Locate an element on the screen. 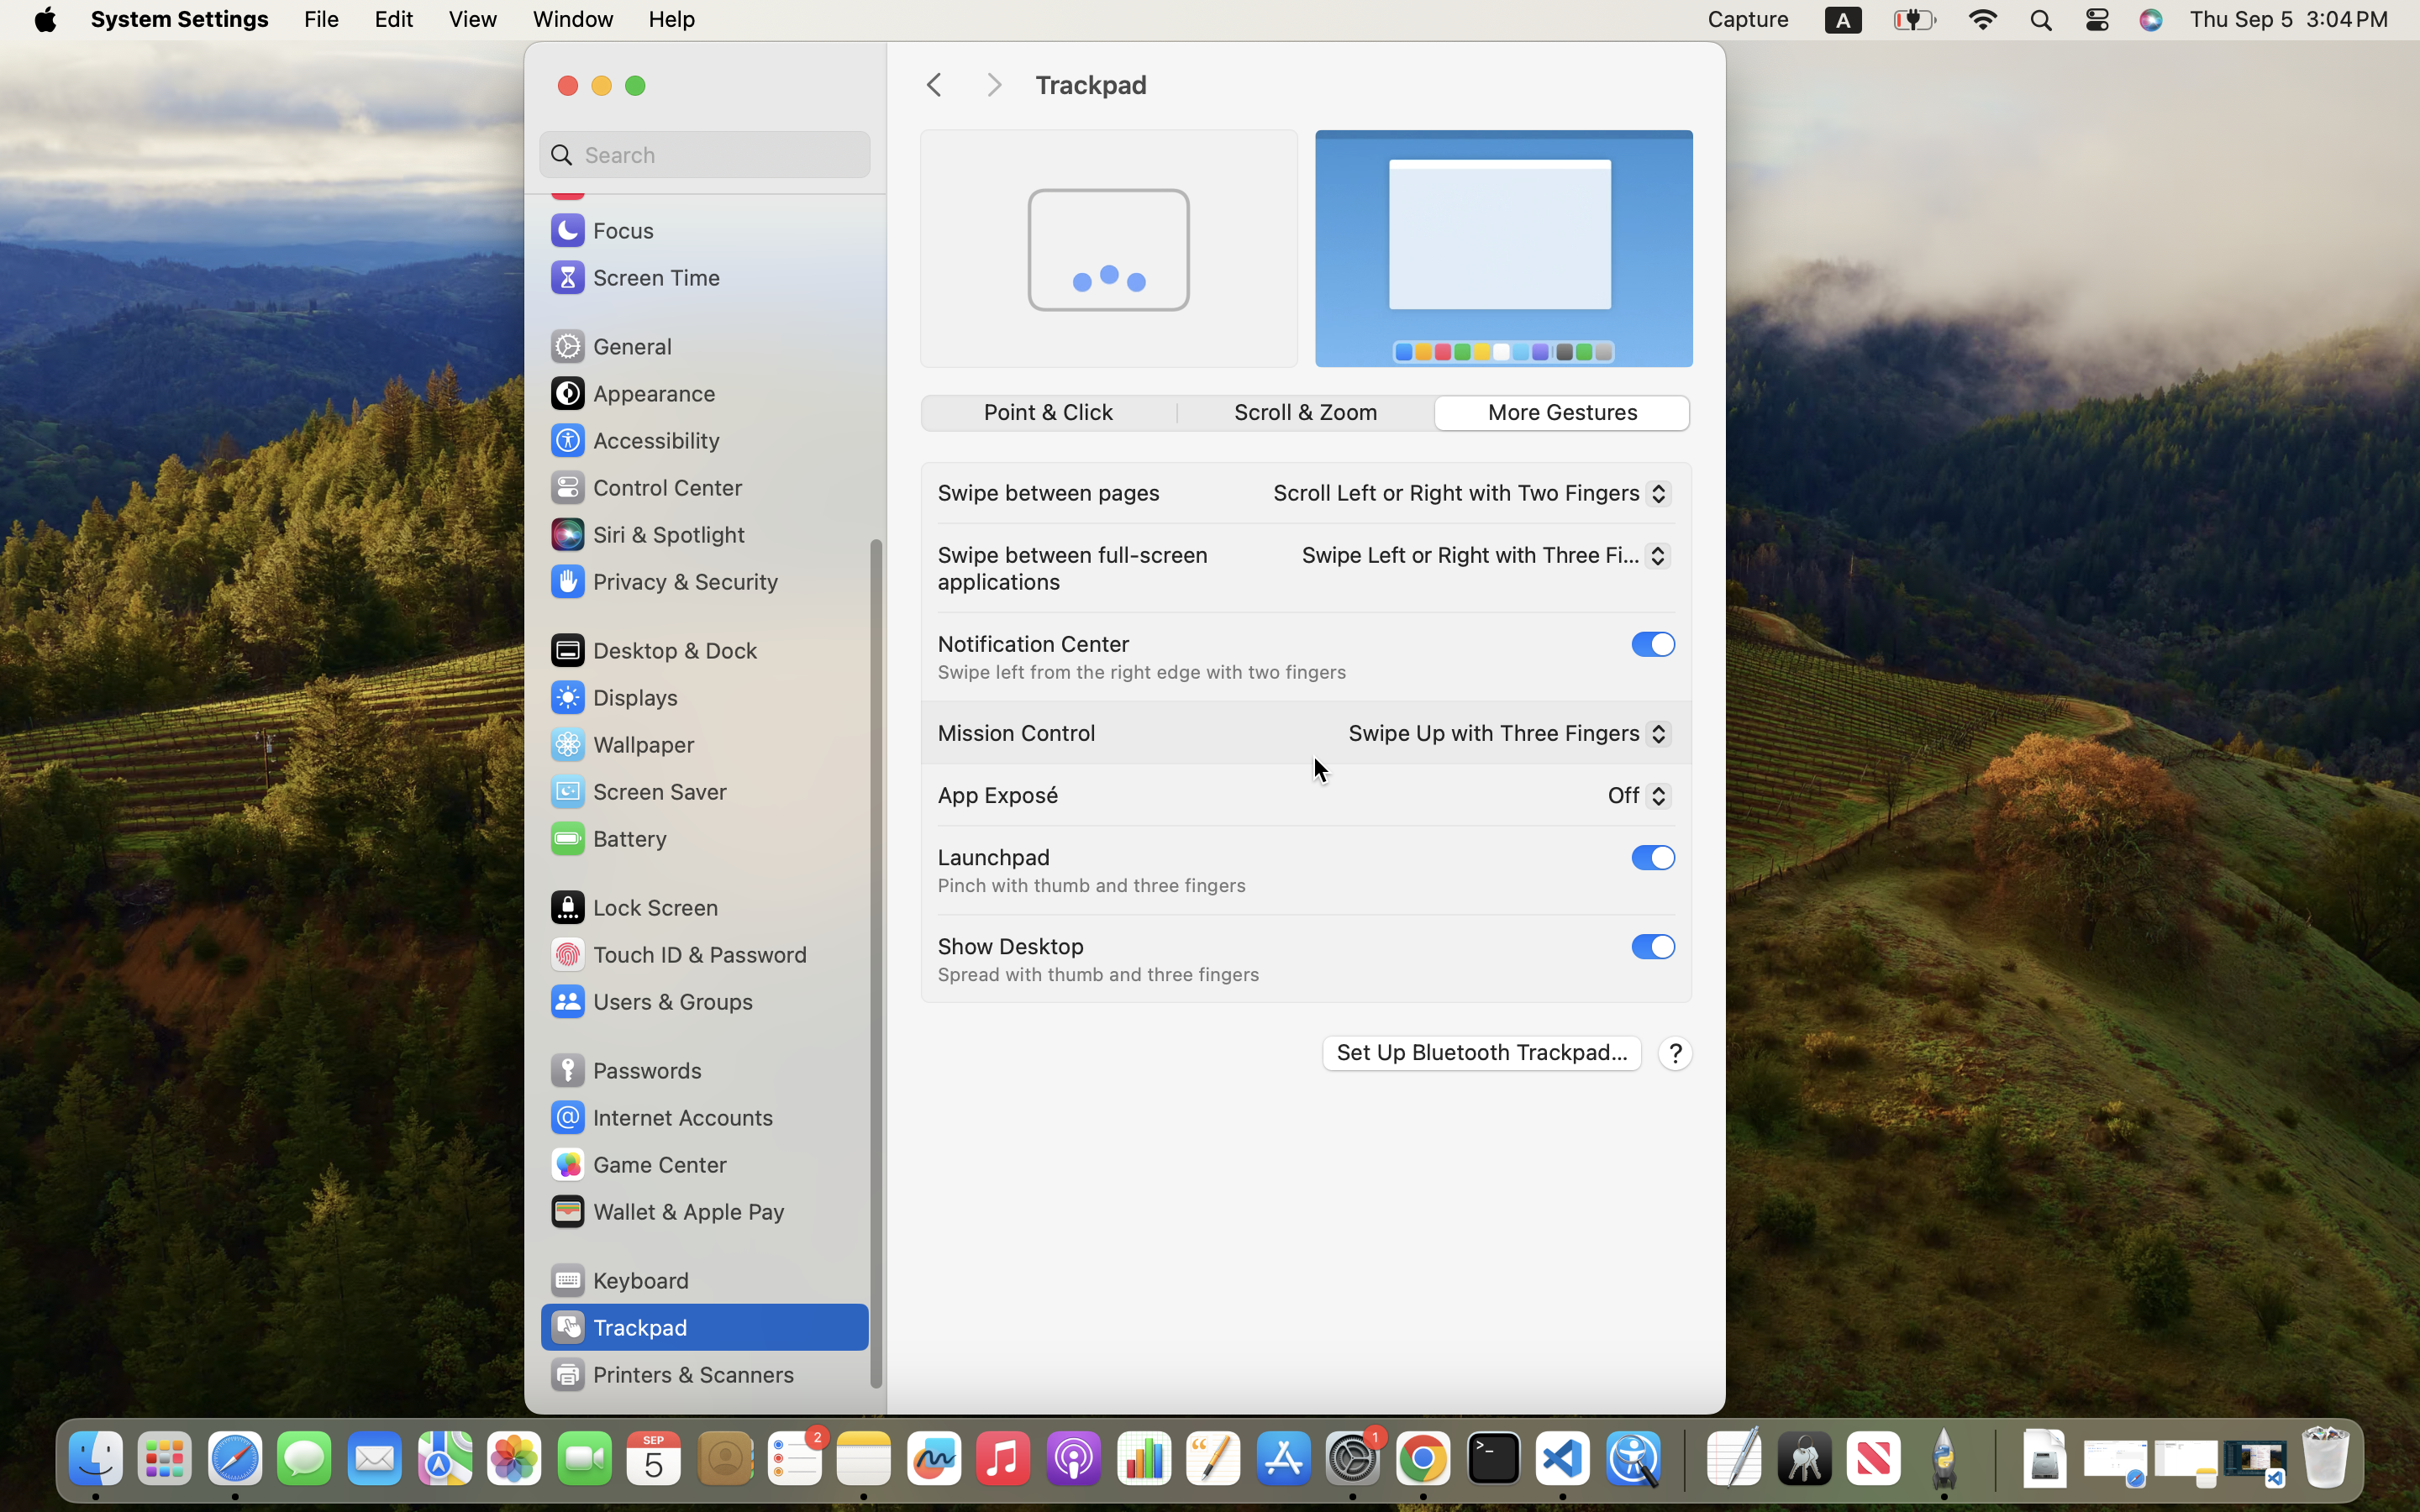 The width and height of the screenshot is (2420, 1512). '<AXUIElement 0x179d501d0> {pid=3099}' is located at coordinates (1306, 412).